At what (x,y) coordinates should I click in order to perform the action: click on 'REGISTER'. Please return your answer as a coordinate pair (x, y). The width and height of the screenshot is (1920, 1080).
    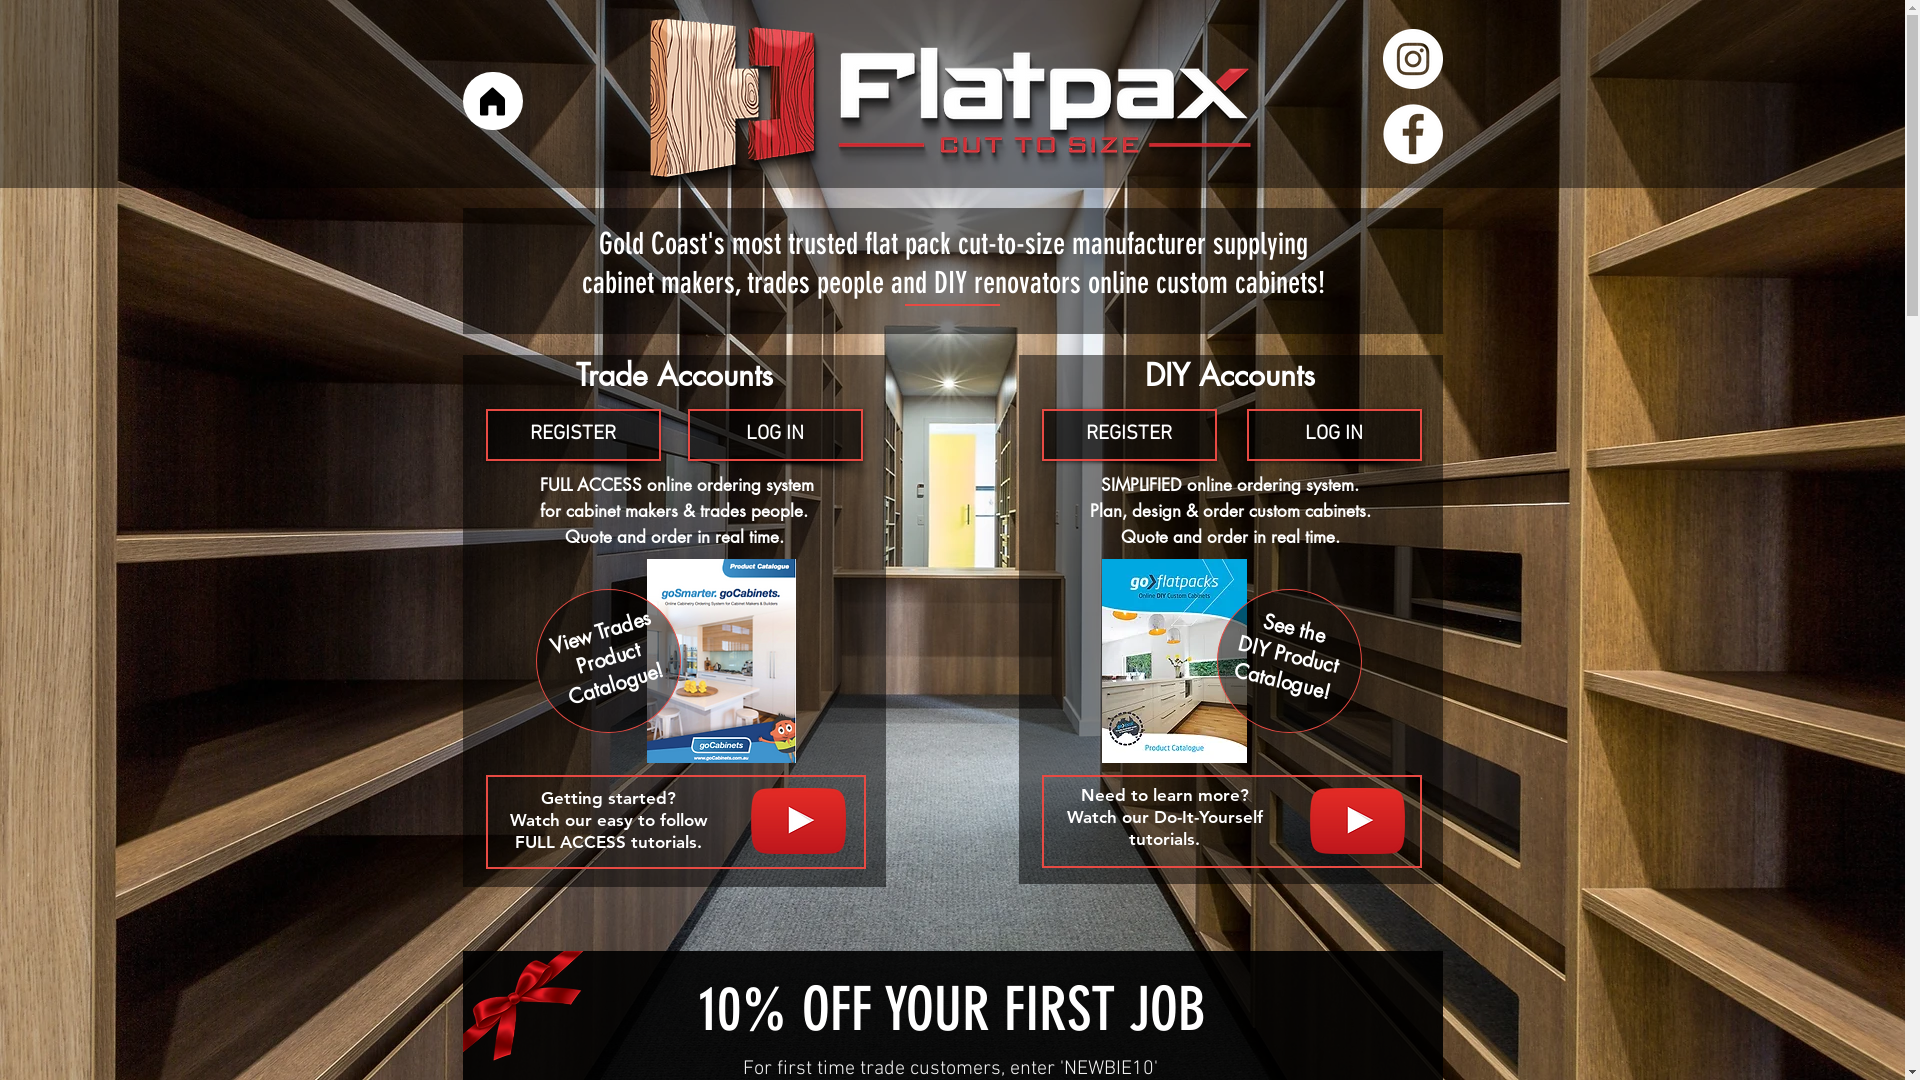
    Looking at the image, I should click on (572, 434).